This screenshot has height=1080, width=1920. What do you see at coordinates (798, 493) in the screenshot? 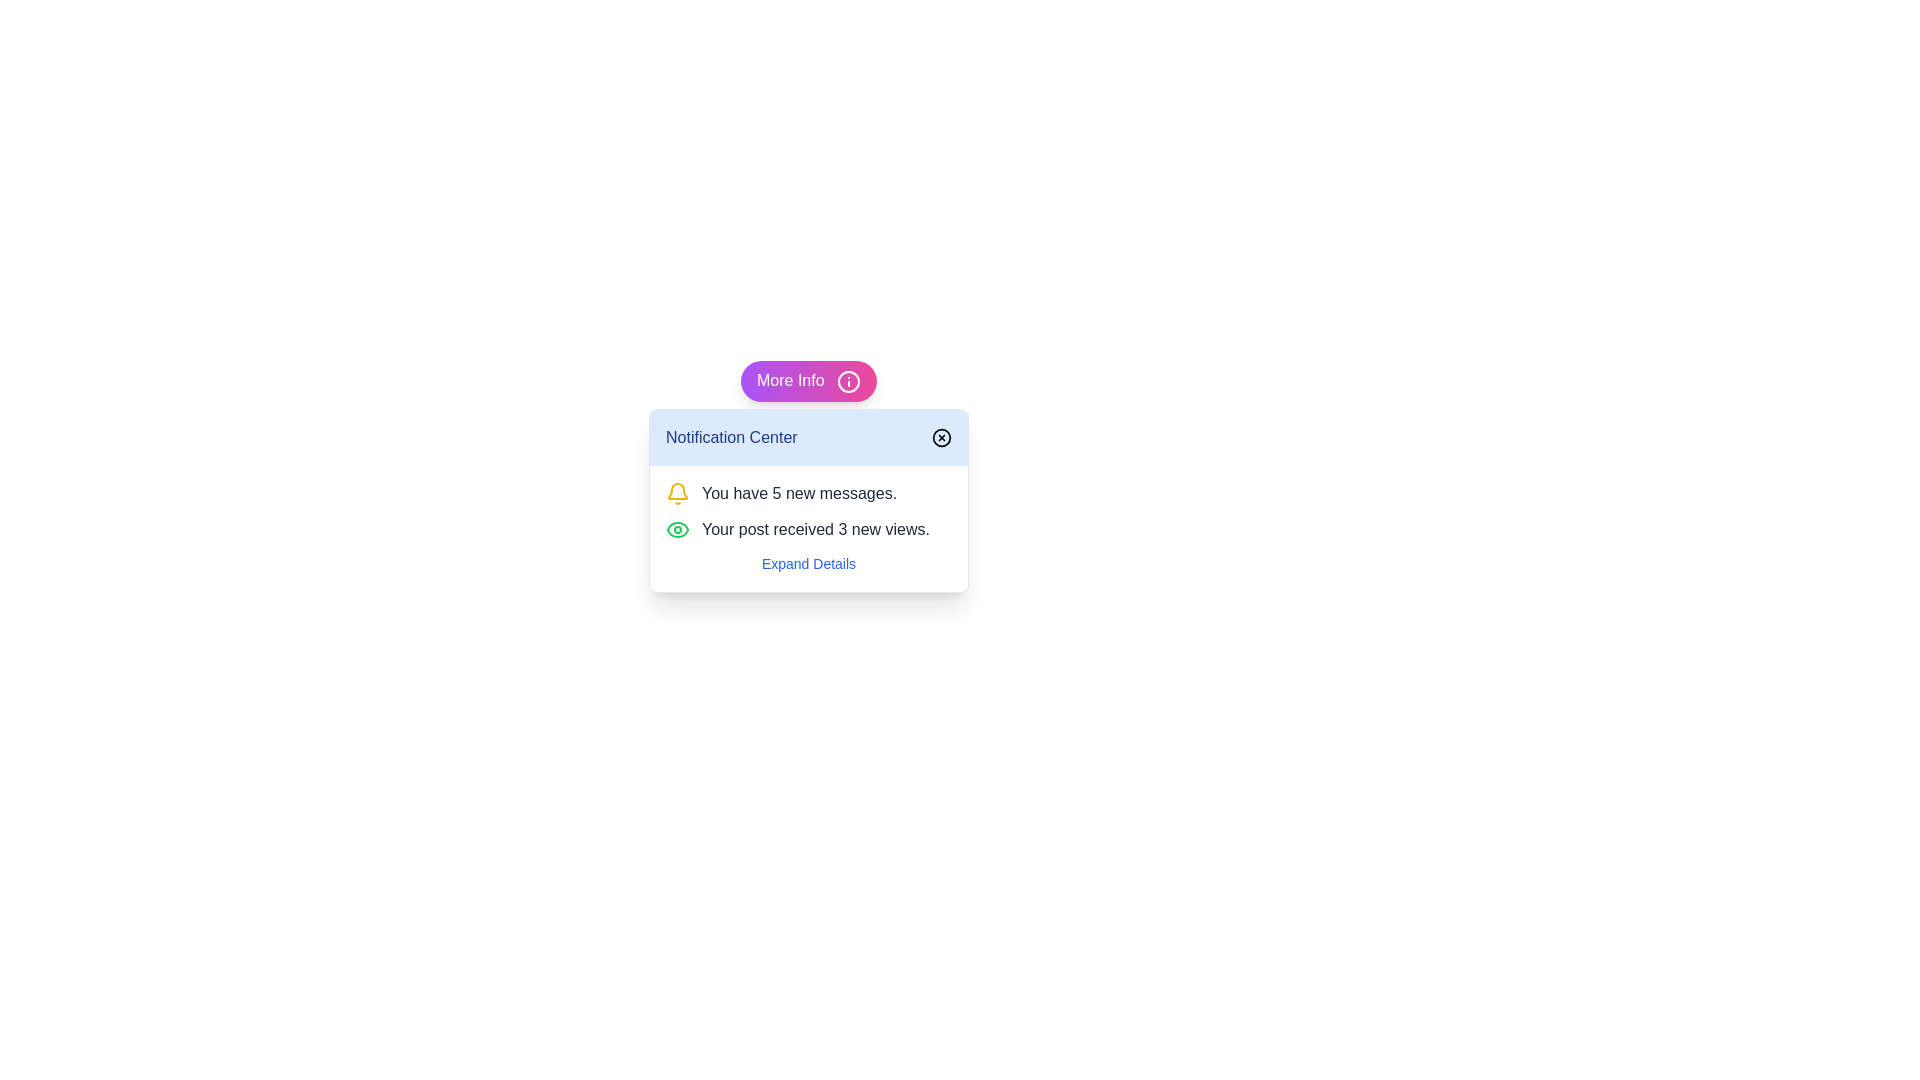
I see `the text label that reads 'You have 5 new messages.' which is styled in dark gray and located next to the yellow bell icon in the Notification Center` at bounding box center [798, 493].